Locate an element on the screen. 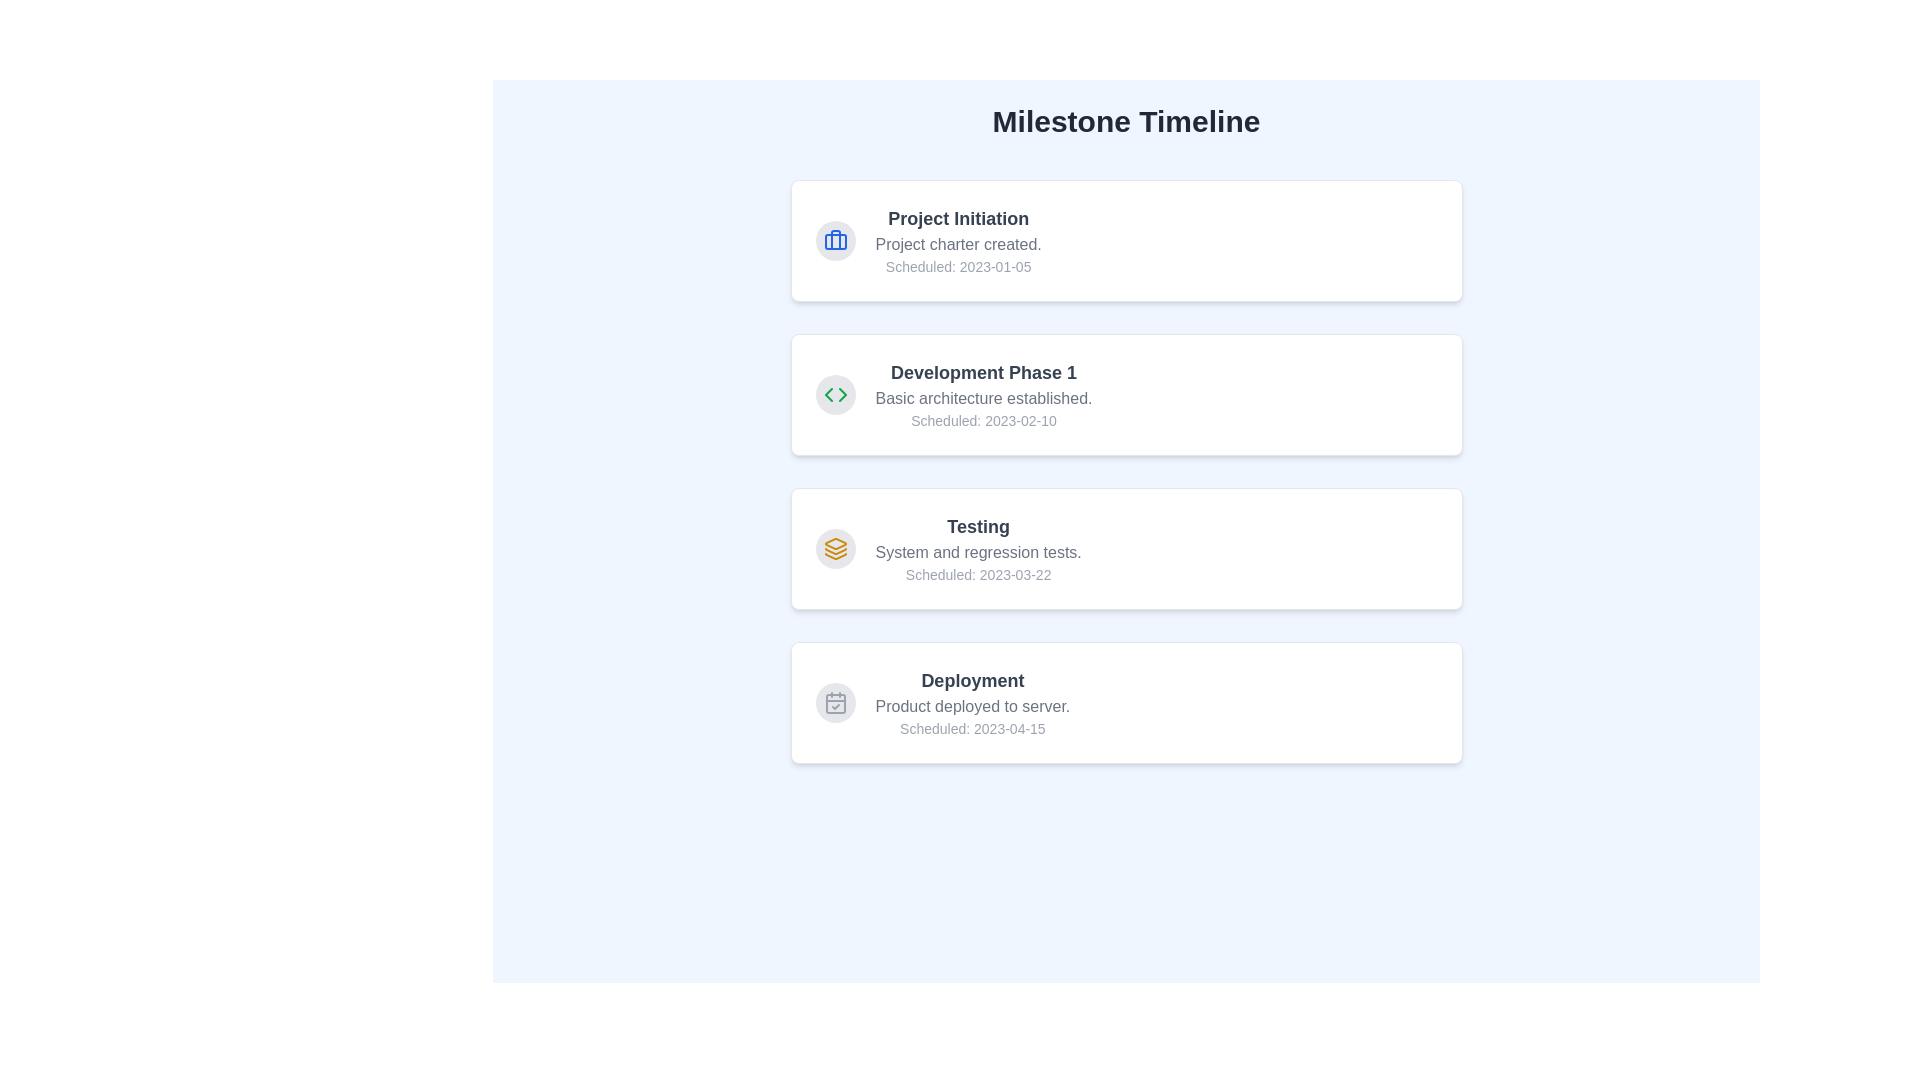  text element styled as a subtitle that contains 'System and regression tests.' located below the 'Testing' heading and above the 'Scheduled: 2023-03-22' is located at coordinates (978, 552).